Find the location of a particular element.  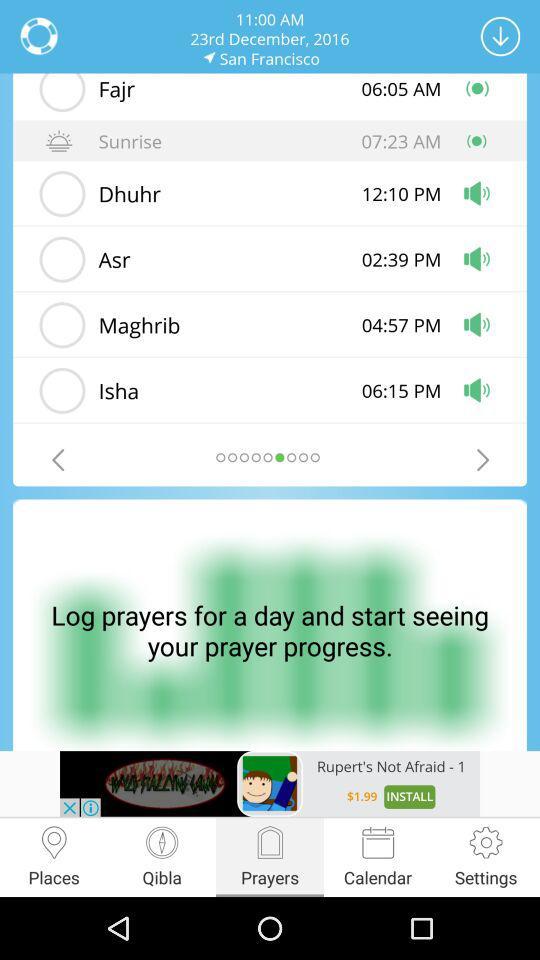

the volume icon is located at coordinates (476, 325).